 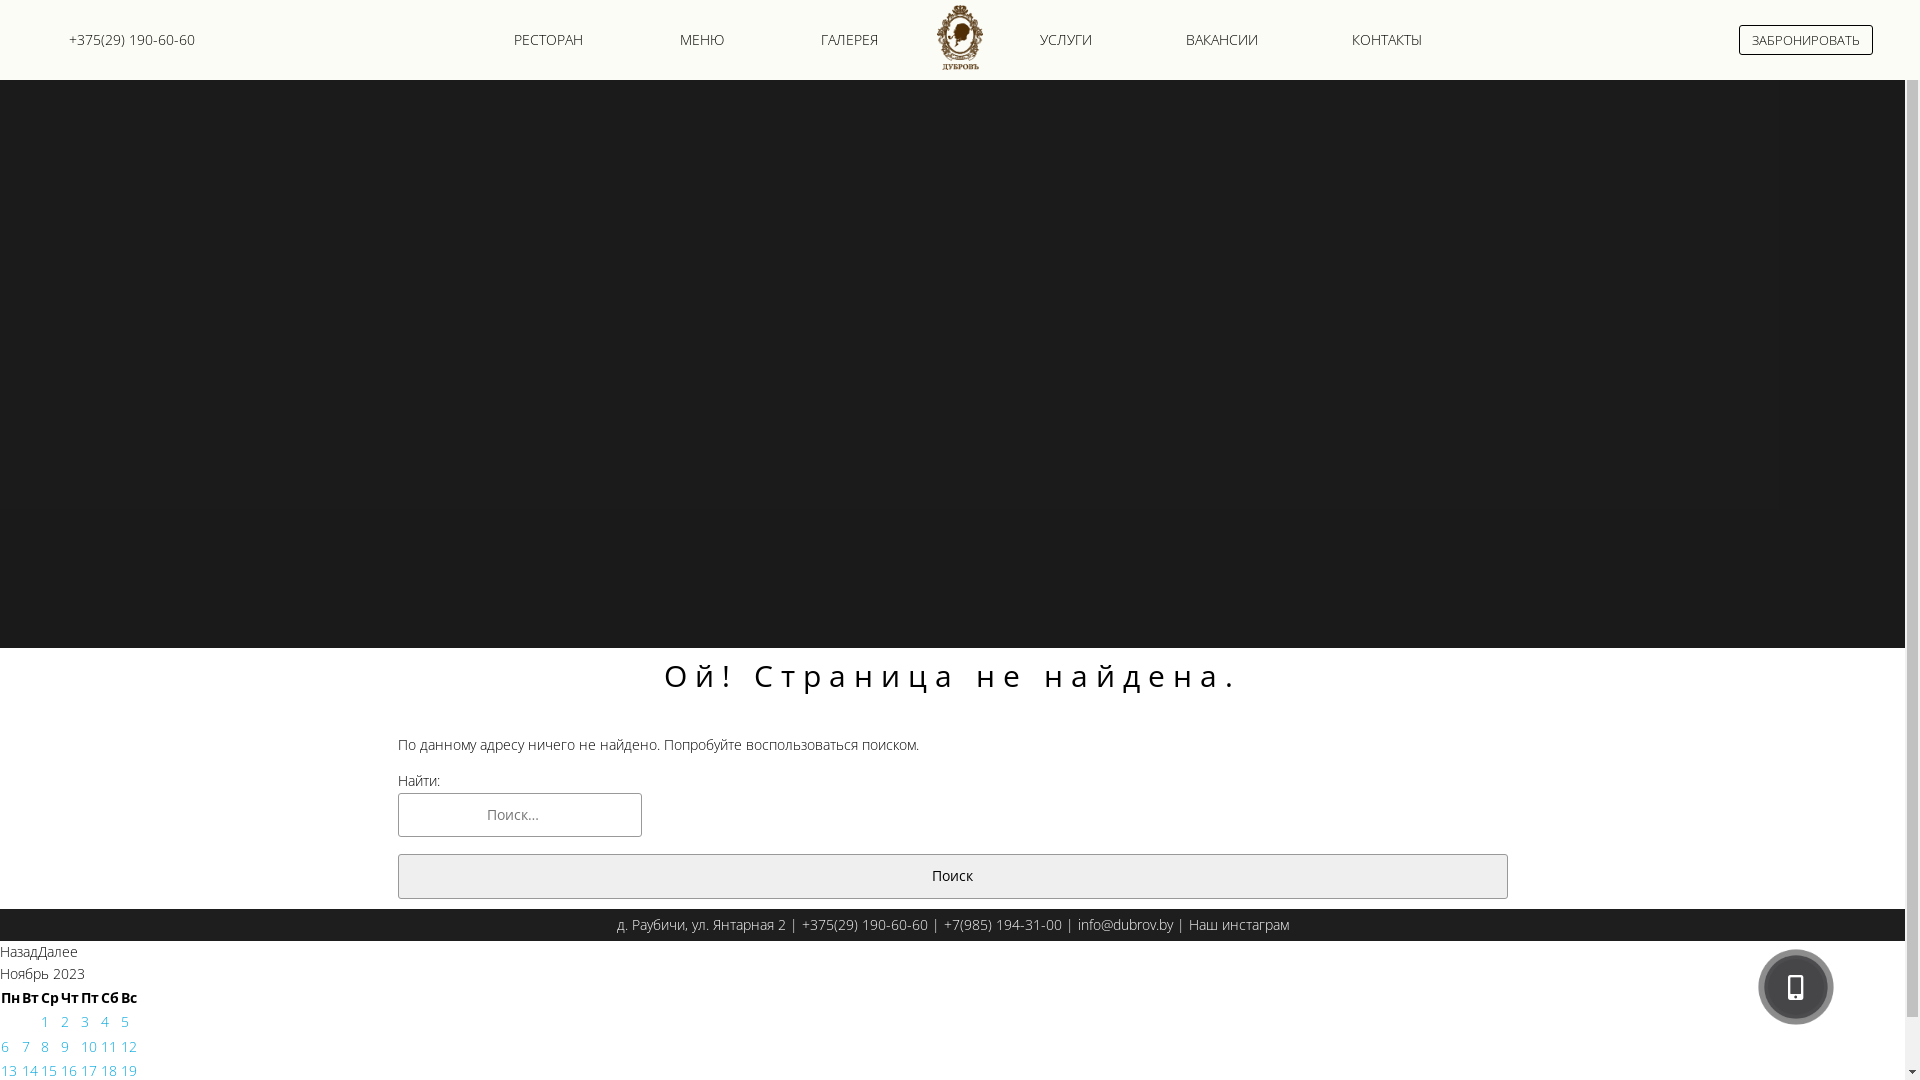 What do you see at coordinates (25, 1045) in the screenshot?
I see `'7'` at bounding box center [25, 1045].